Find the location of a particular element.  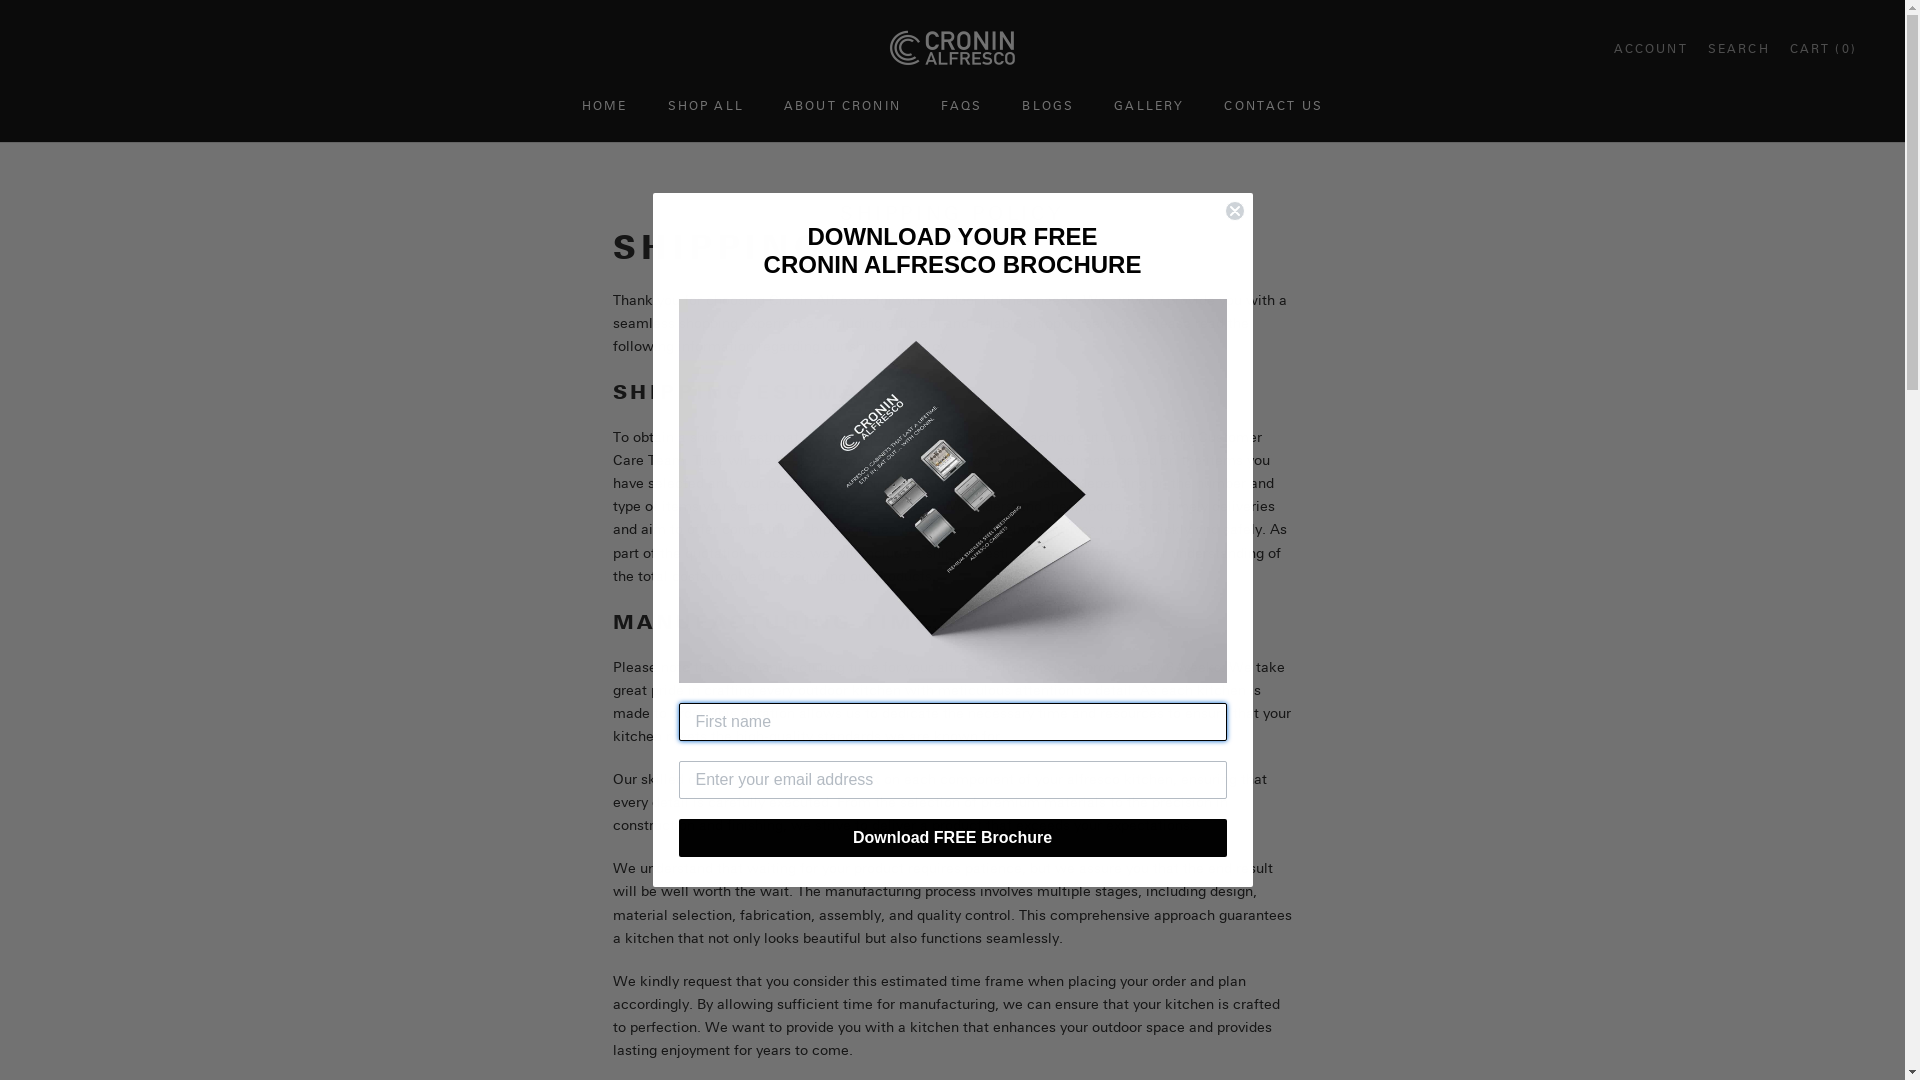

'Download FREE Brochure' is located at coordinates (950, 837).